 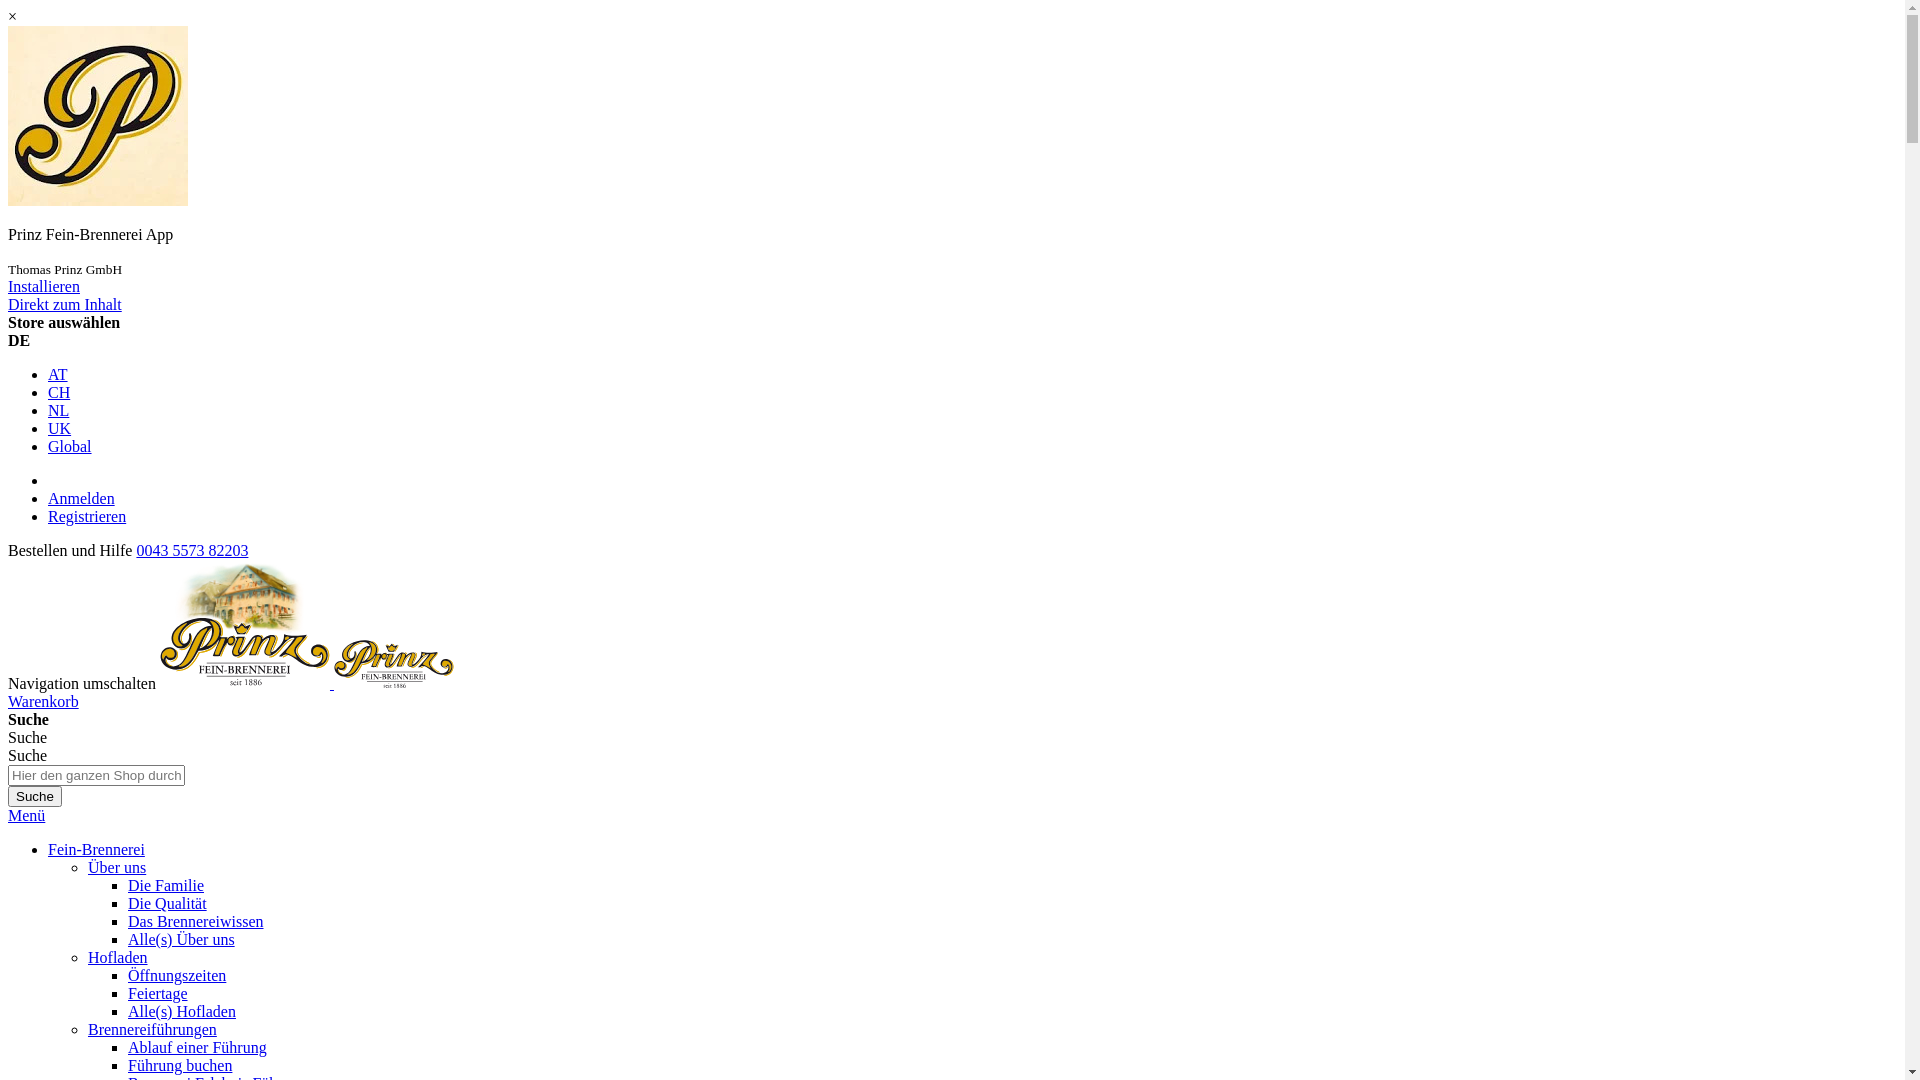 What do you see at coordinates (85, 515) in the screenshot?
I see `'Registrieren'` at bounding box center [85, 515].